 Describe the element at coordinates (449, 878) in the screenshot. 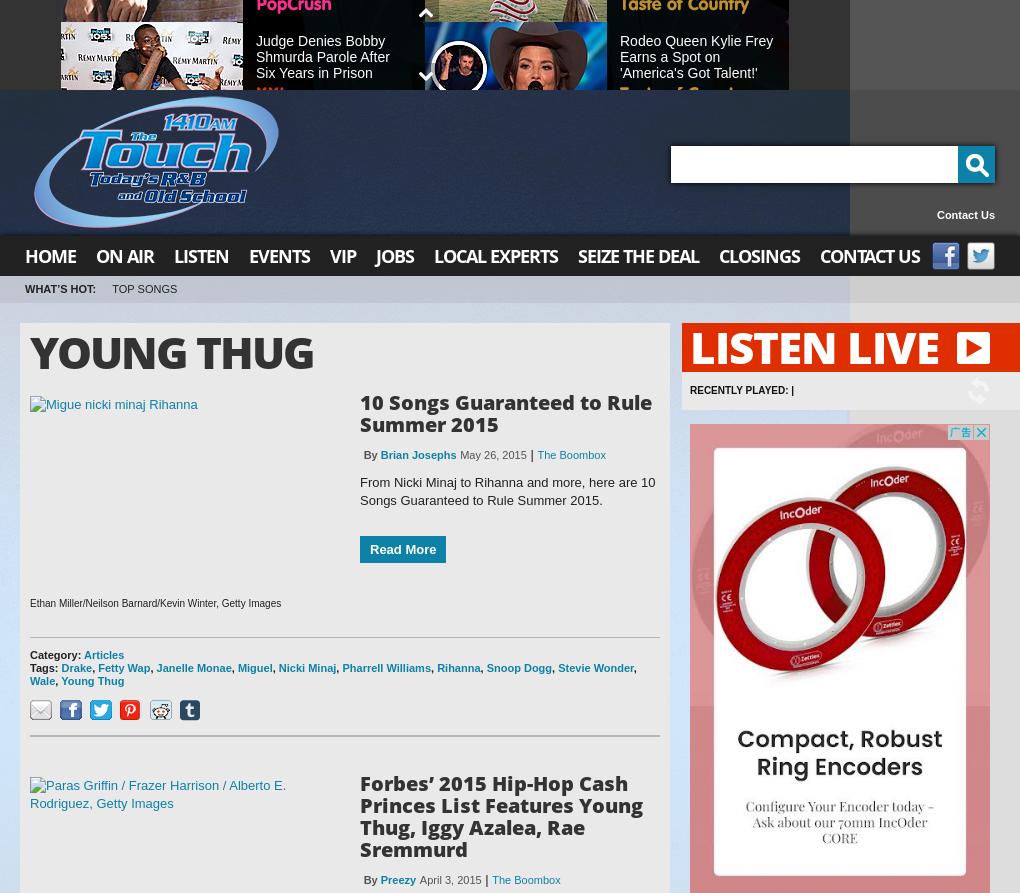

I see `'April 3, 2015'` at that location.